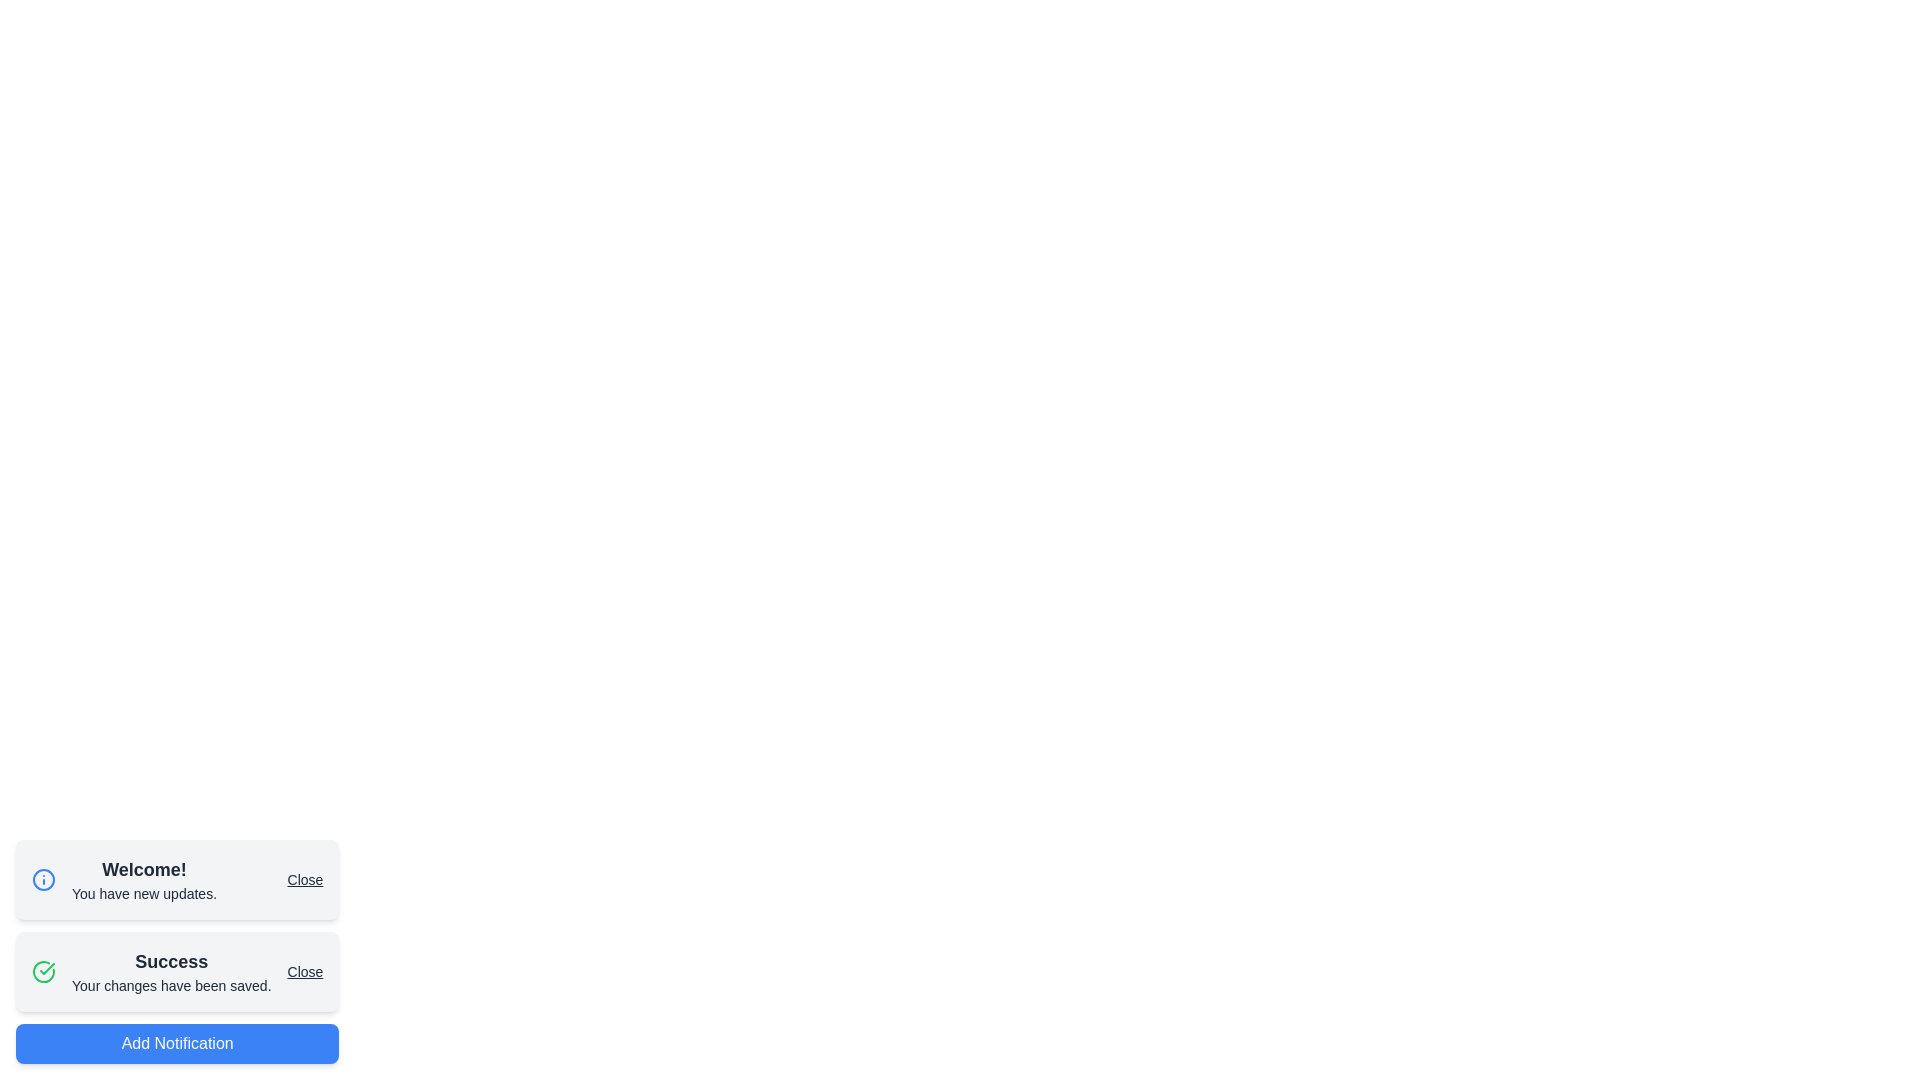  I want to click on bold and large-sized text label that says 'Welcome!' located in the upper section of a notification card, above the smaller text 'You have new updates.', so click(143, 869).